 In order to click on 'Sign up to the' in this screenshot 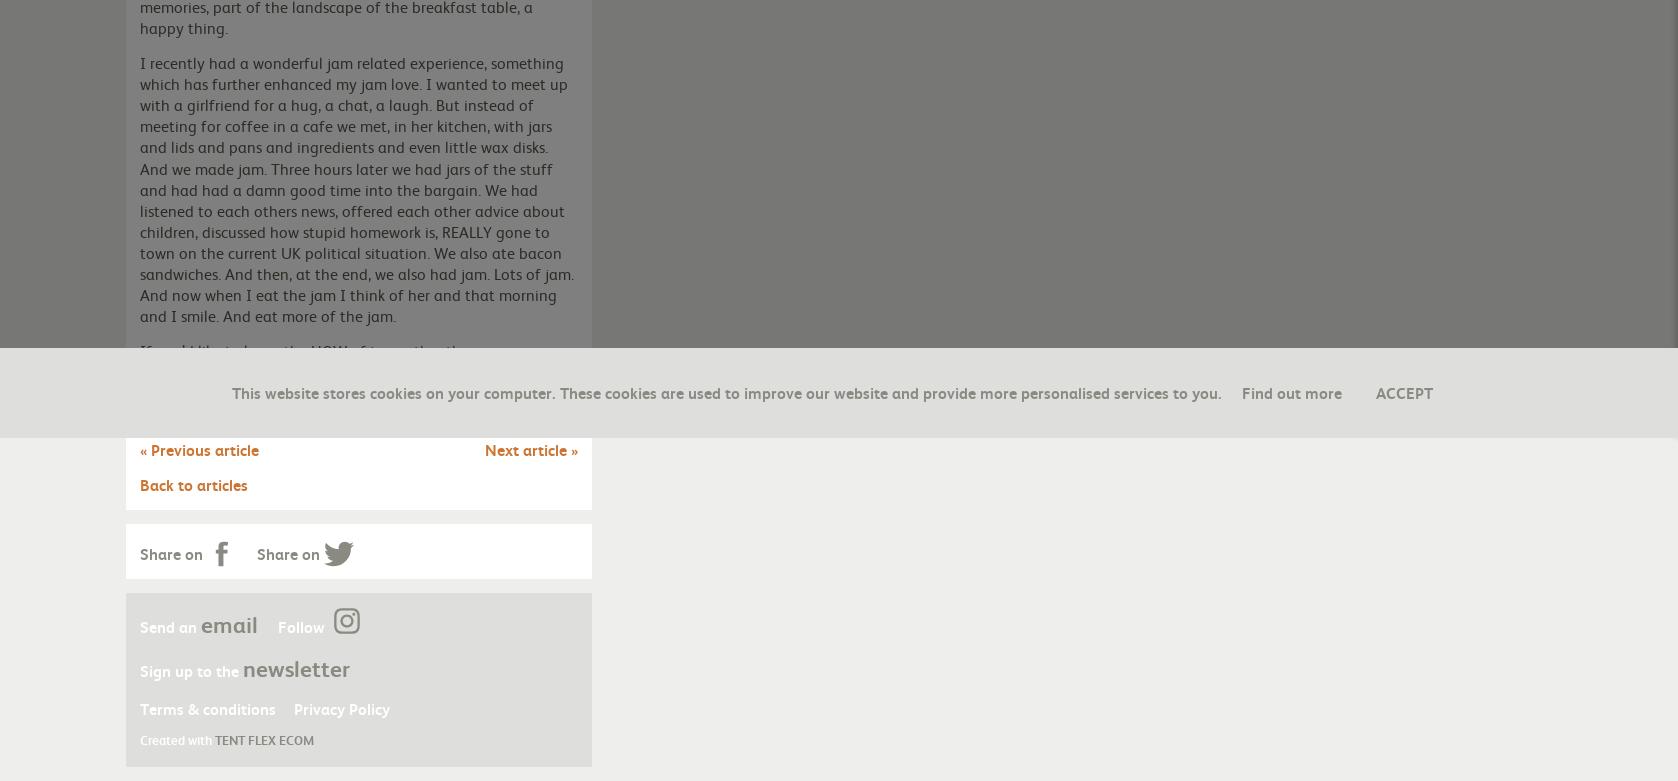, I will do `click(191, 669)`.